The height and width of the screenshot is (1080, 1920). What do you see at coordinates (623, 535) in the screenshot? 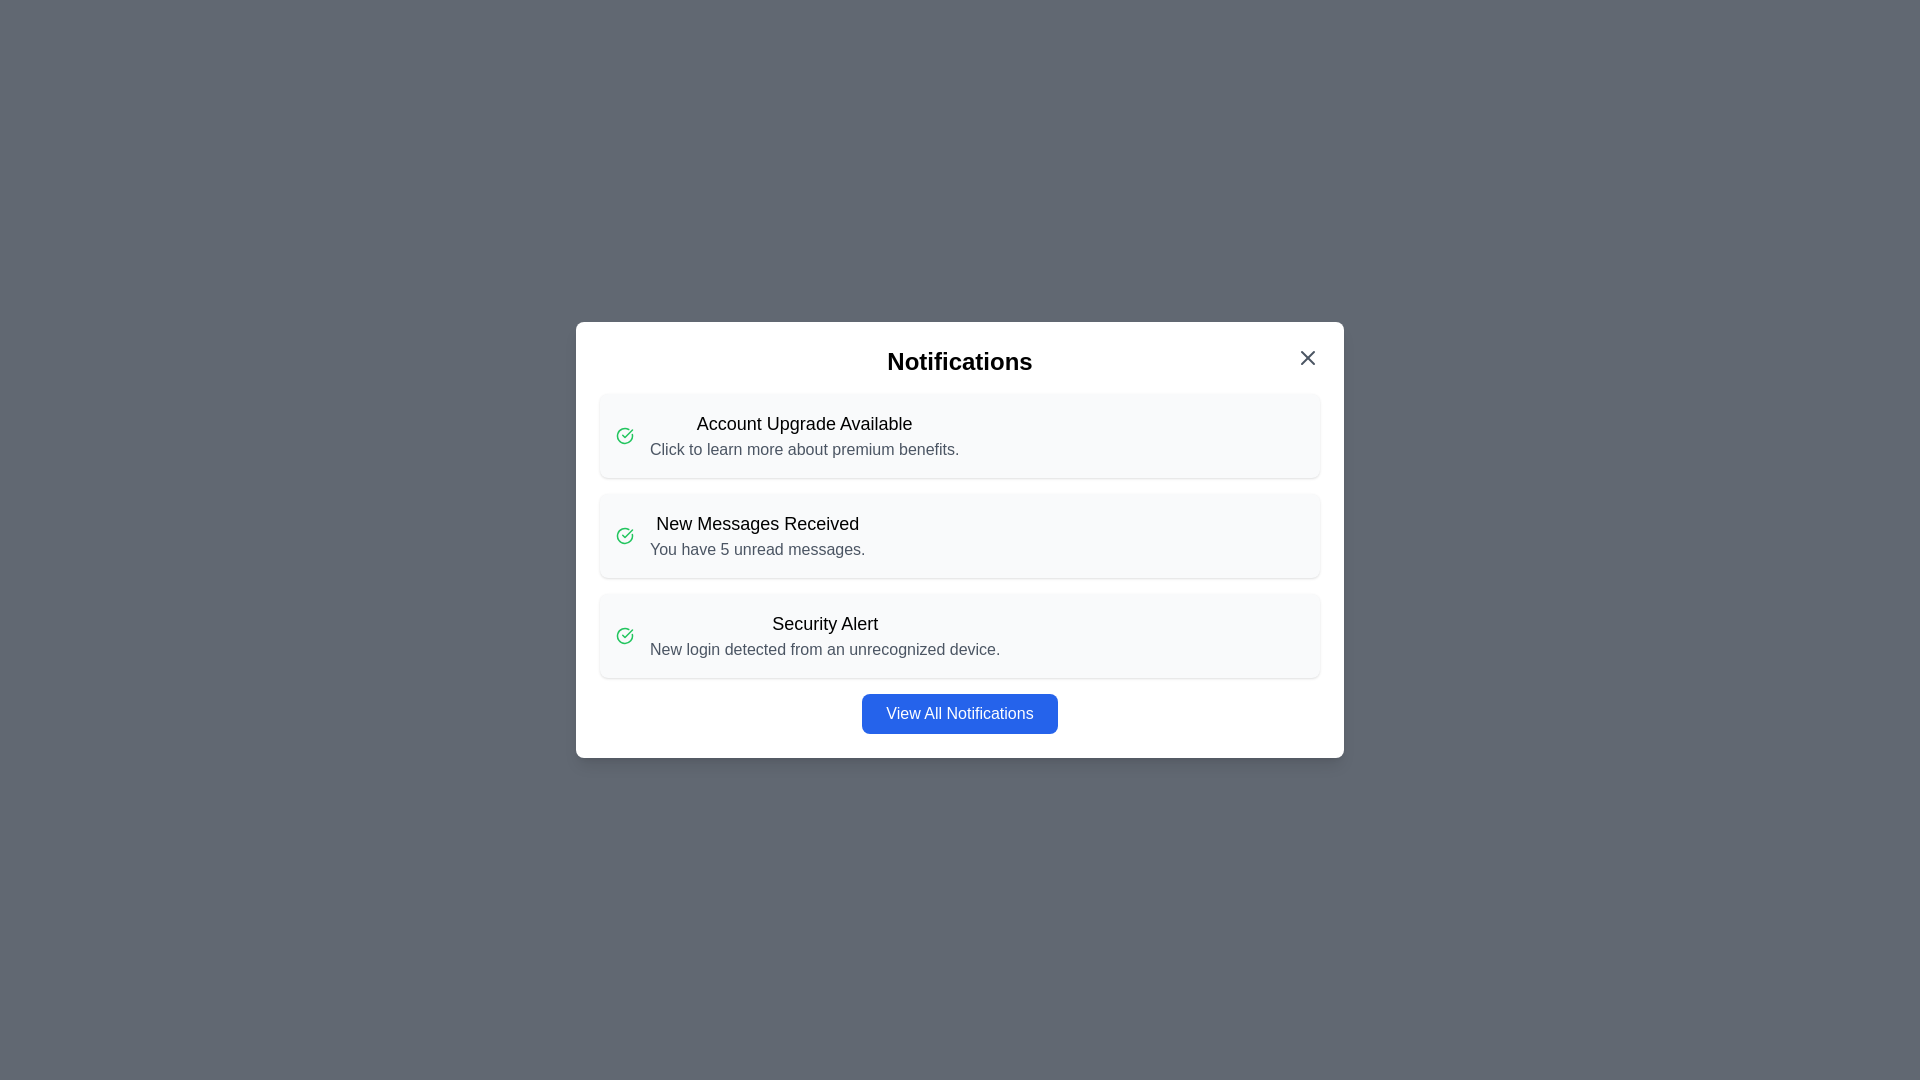
I see `the green circular checkmark icon located in the leftmost part of the 'New Messages Received' notification in the notification pane` at bounding box center [623, 535].